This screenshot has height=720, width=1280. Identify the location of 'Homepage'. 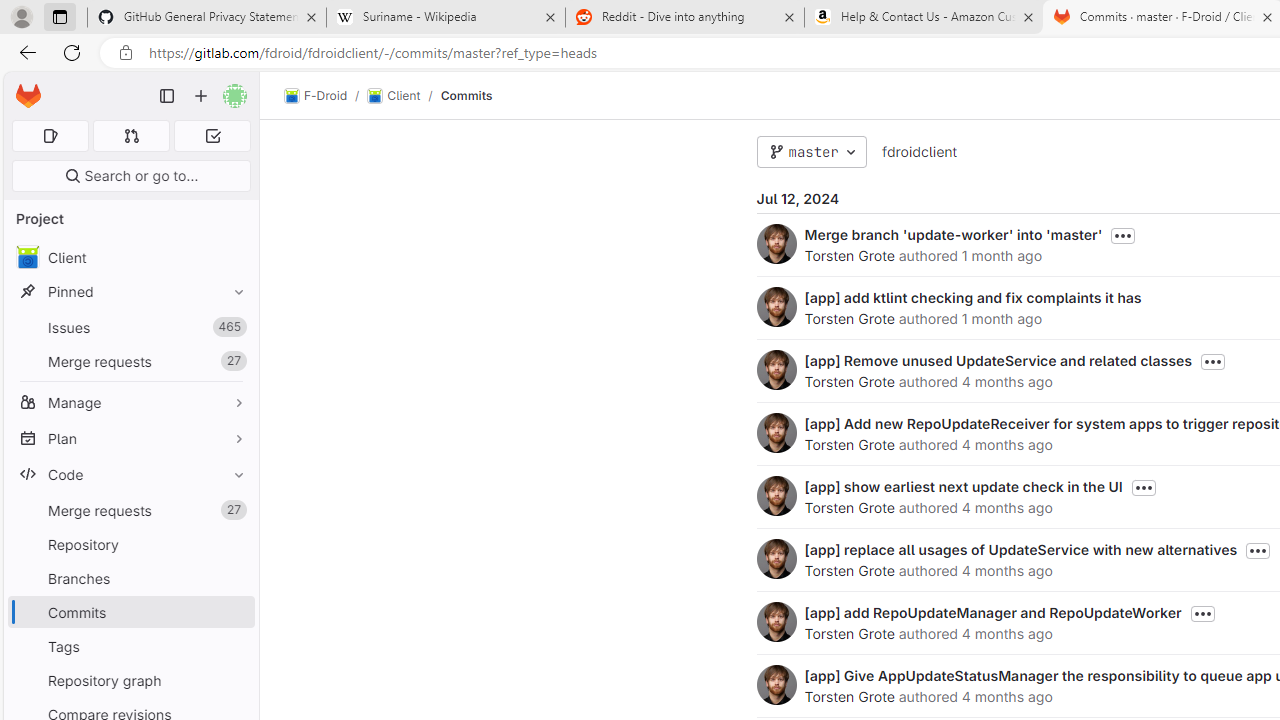
(28, 96).